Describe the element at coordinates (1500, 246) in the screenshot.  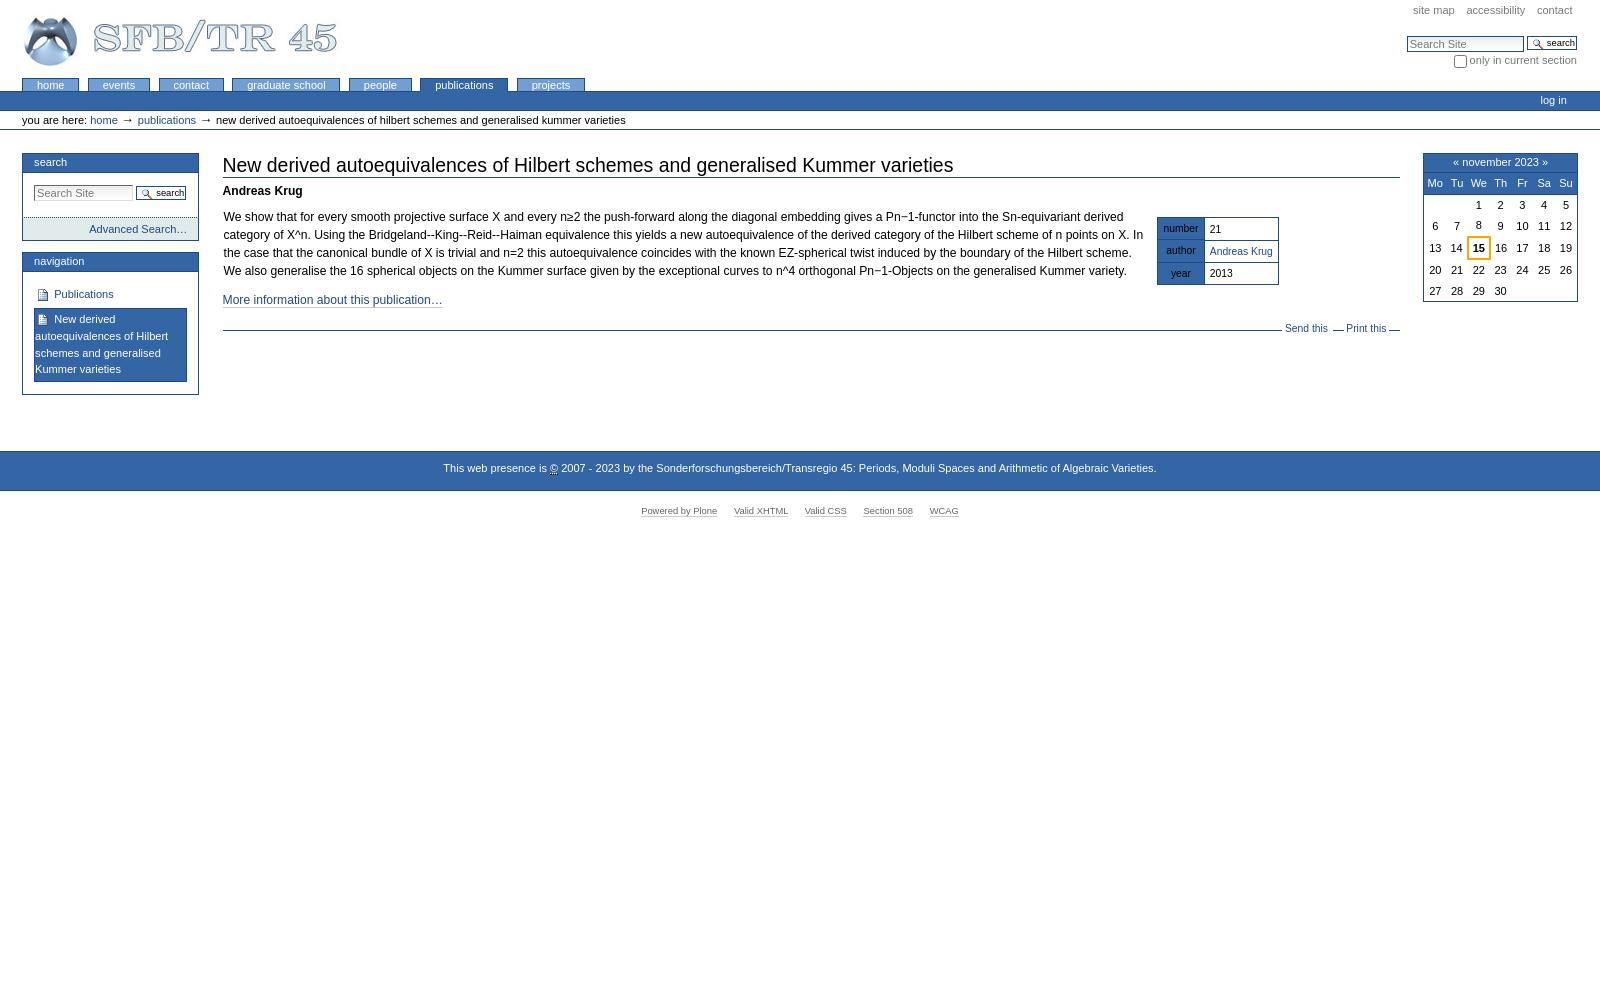
I see `'16'` at that location.